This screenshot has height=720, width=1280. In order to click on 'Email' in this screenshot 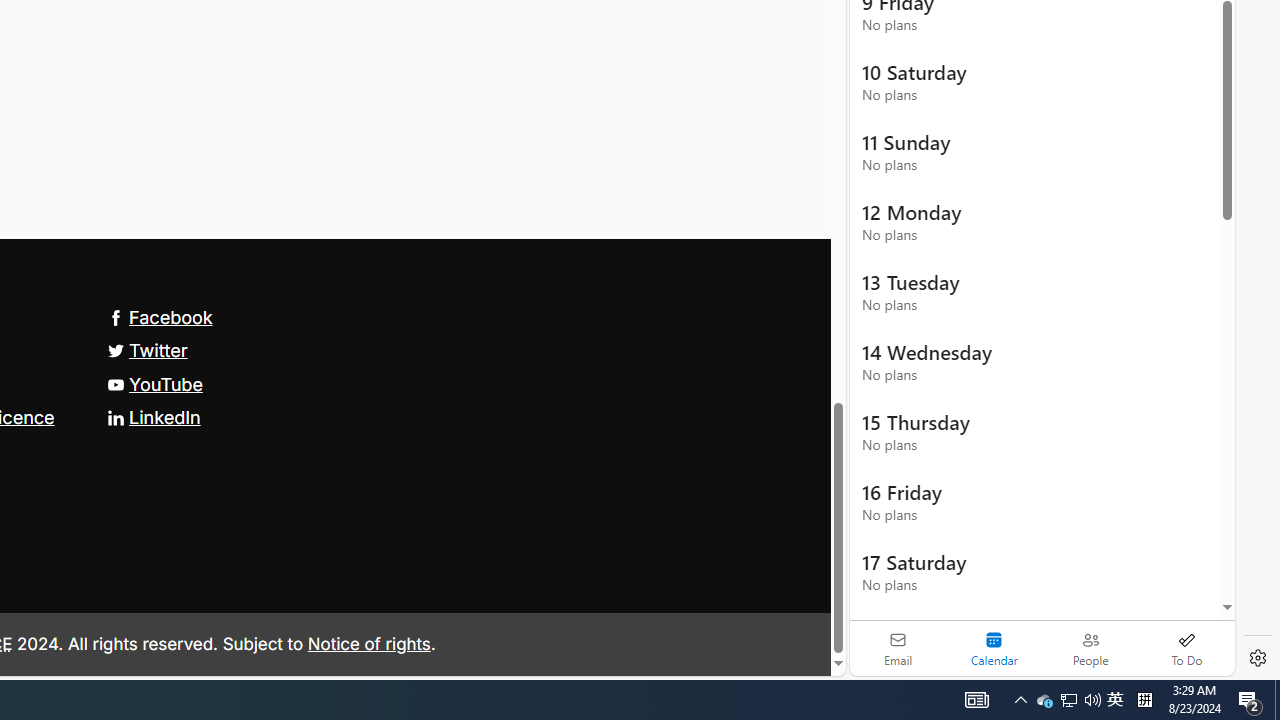, I will do `click(897, 648)`.